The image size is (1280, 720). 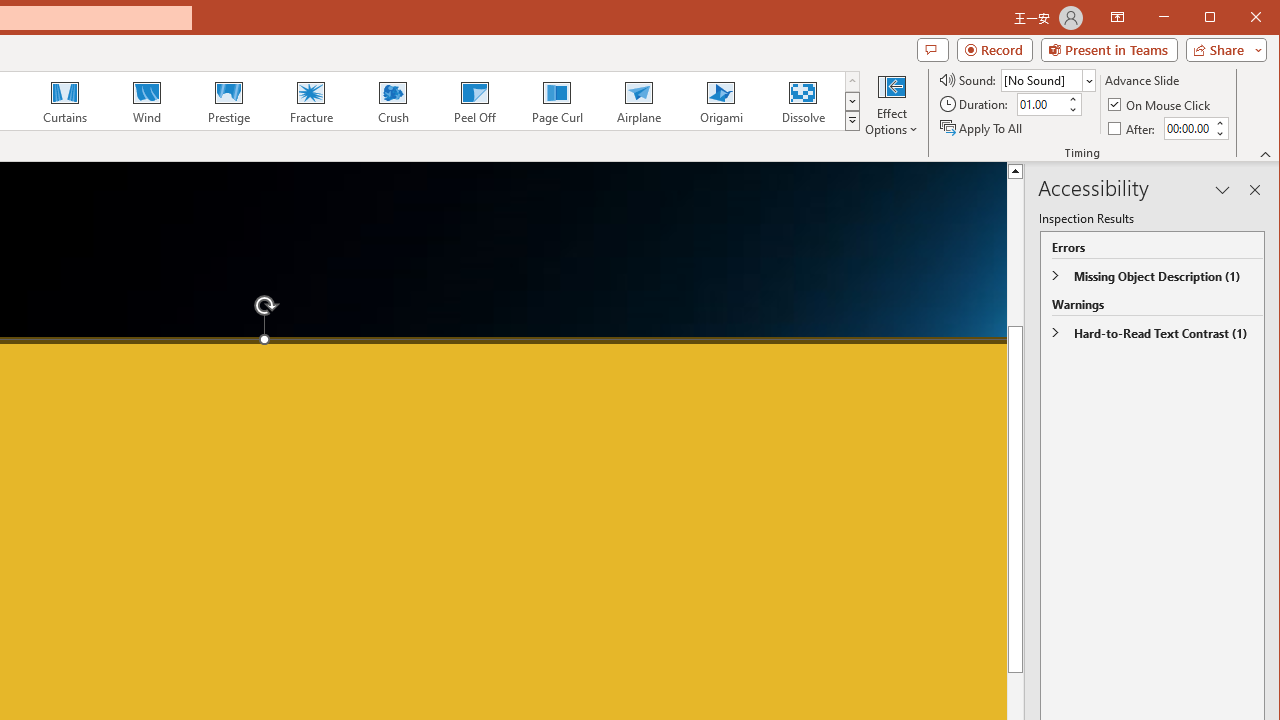 What do you see at coordinates (1133, 128) in the screenshot?
I see `'After'` at bounding box center [1133, 128].